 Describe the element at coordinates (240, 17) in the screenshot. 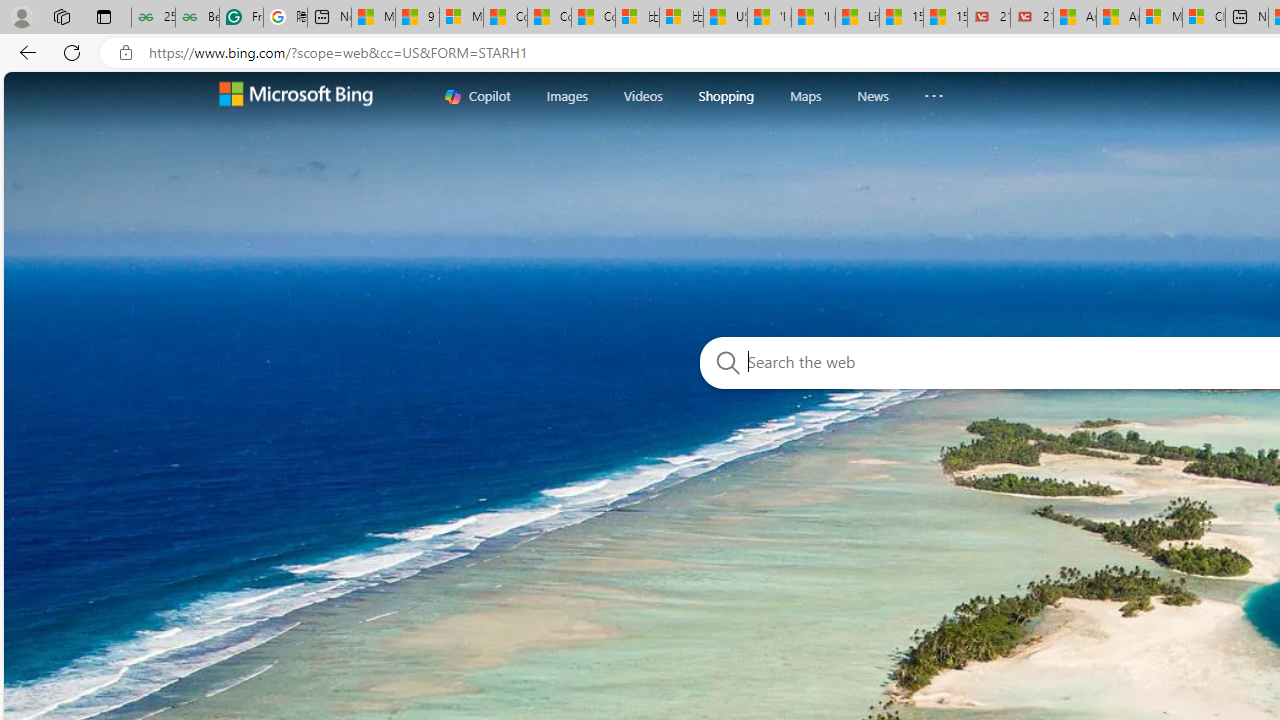

I see `'Free AI Writing Assistance for Students | Grammarly'` at that location.